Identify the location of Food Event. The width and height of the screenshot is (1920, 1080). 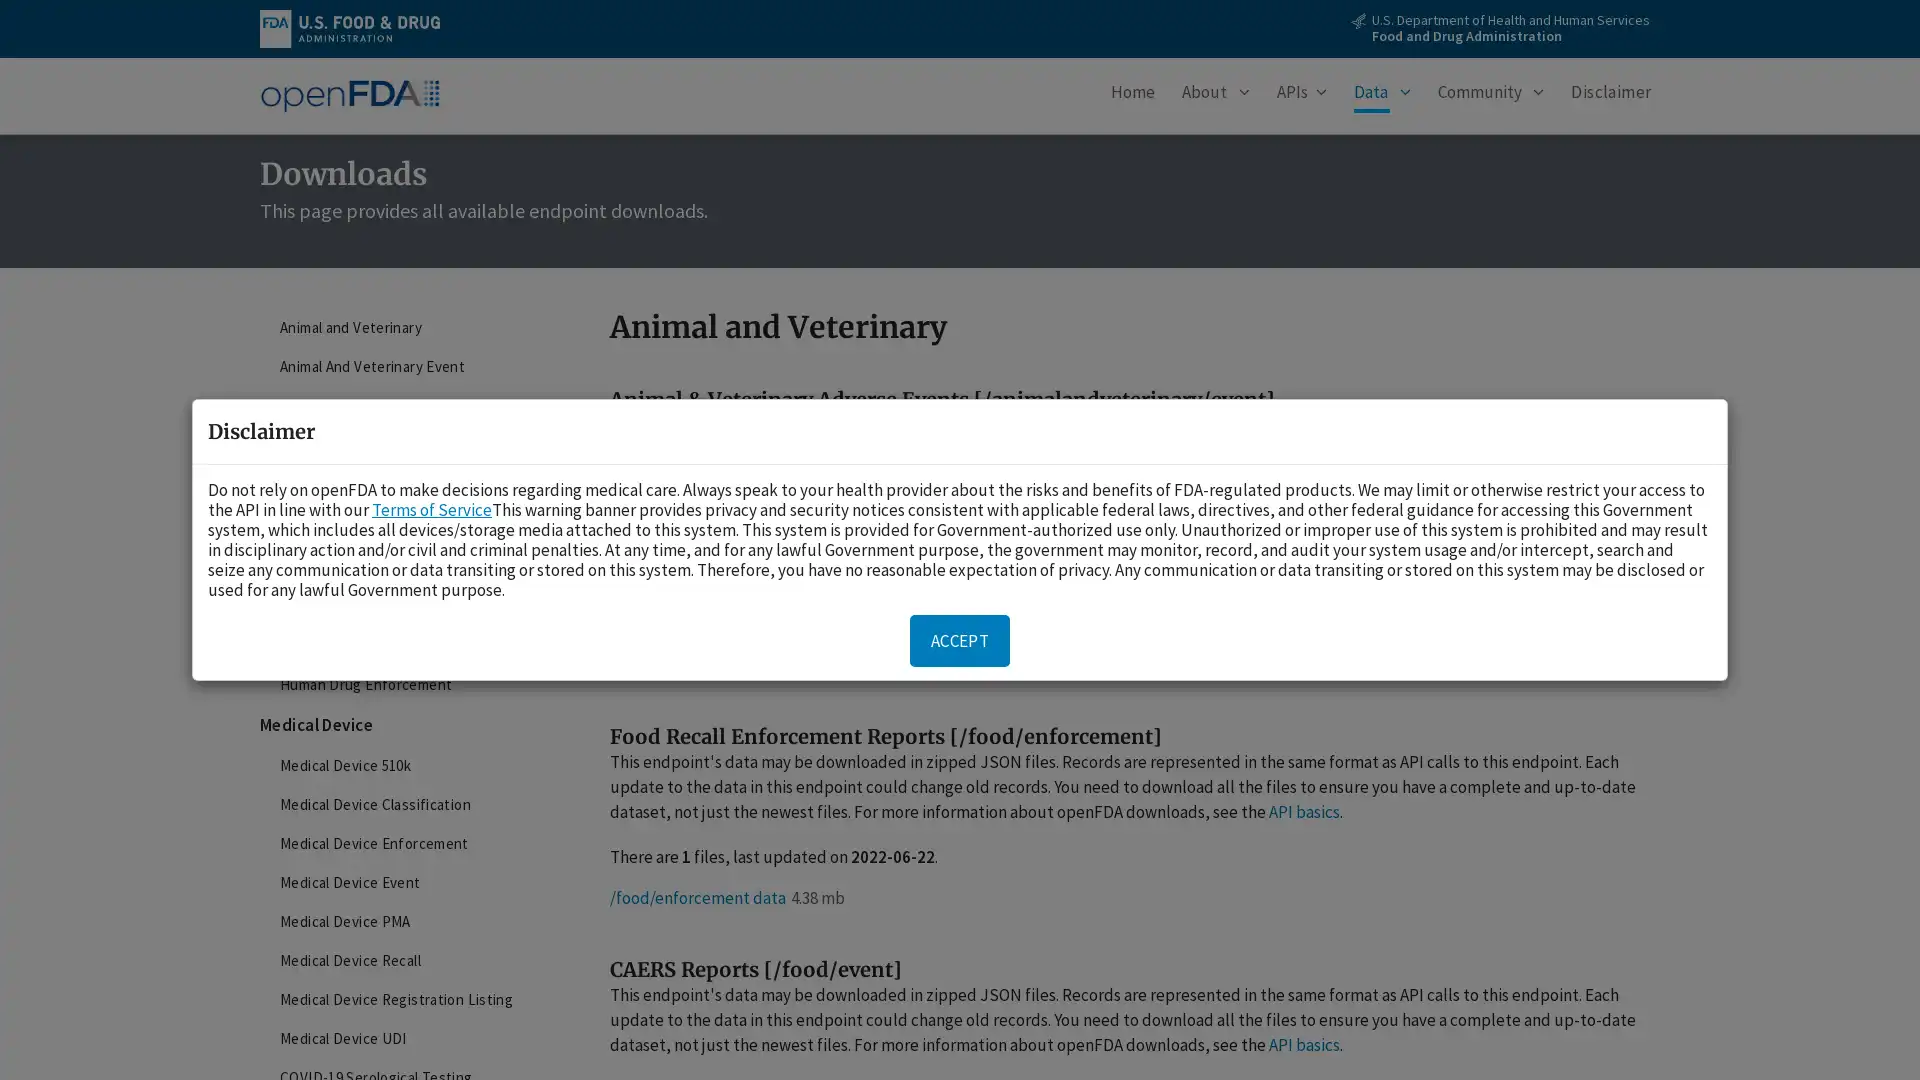
(408, 486).